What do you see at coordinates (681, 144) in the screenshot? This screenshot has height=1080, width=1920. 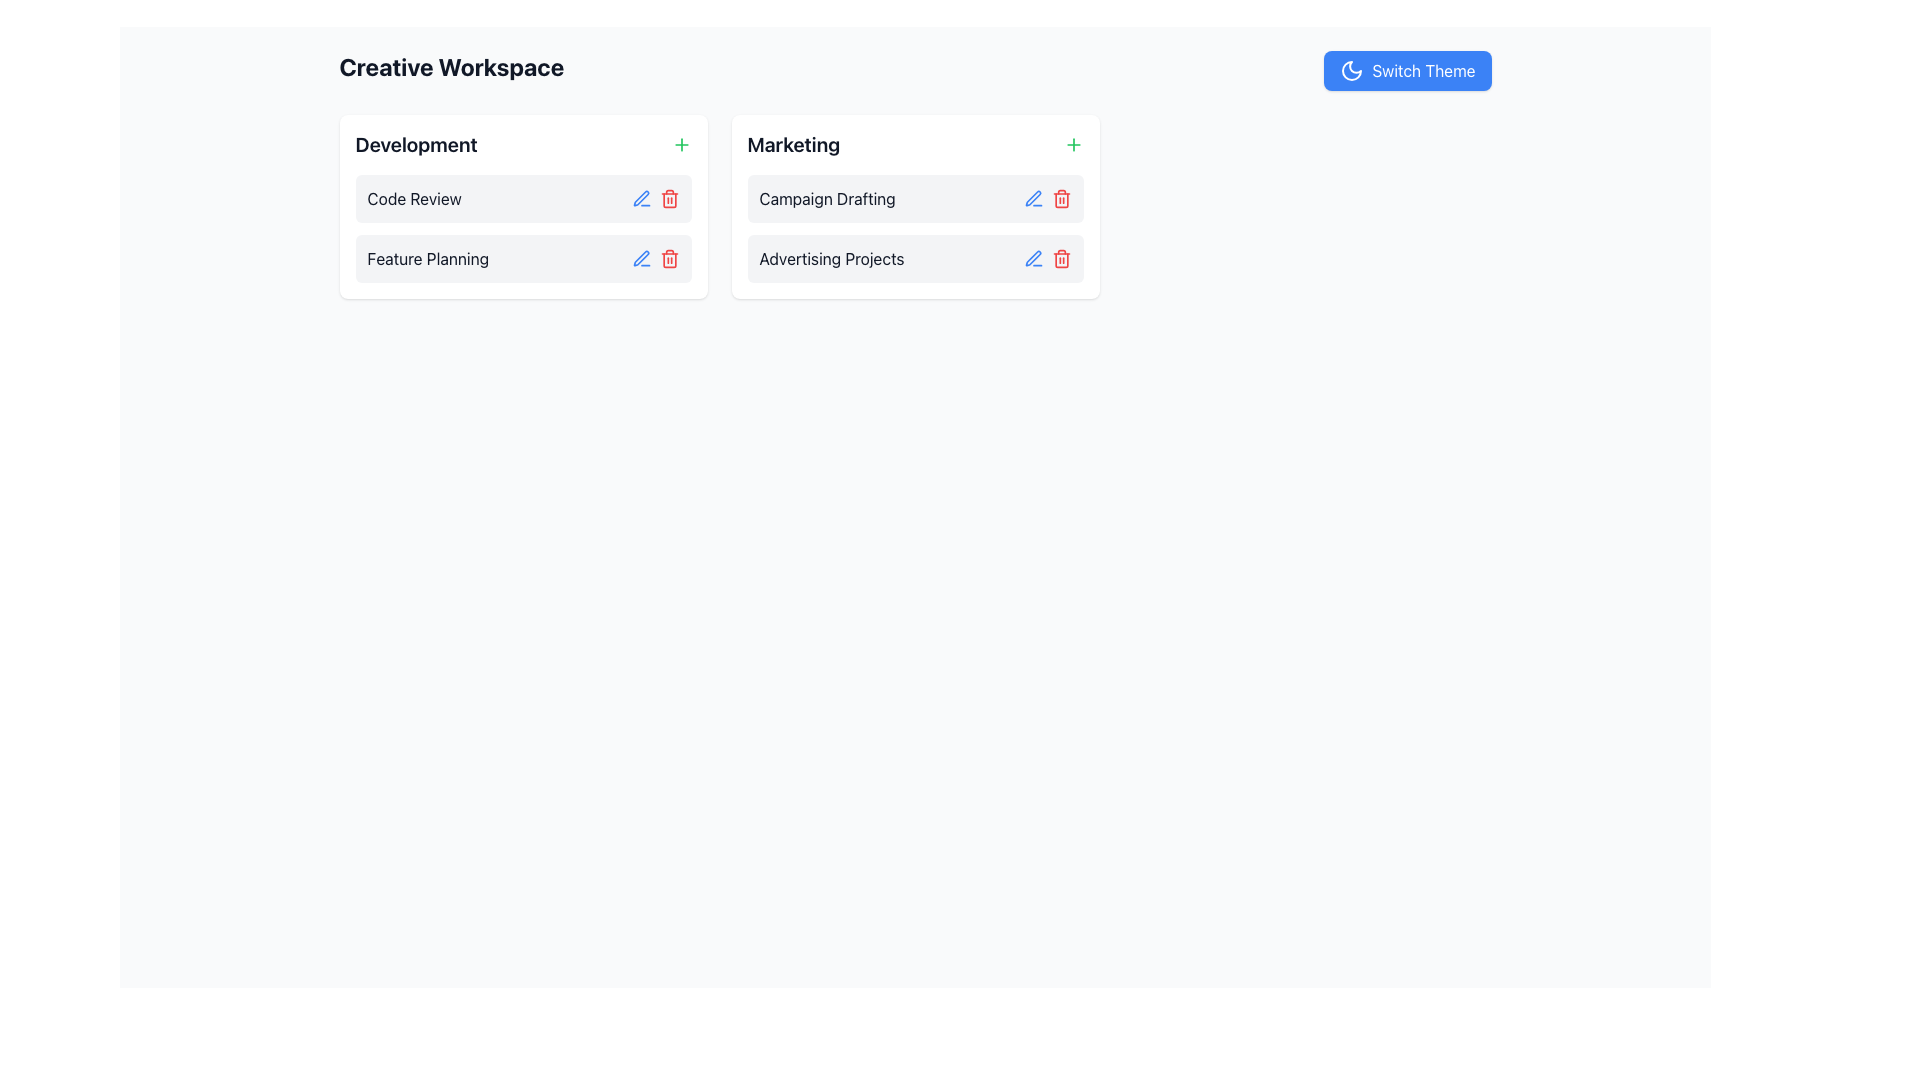 I see `the button located to the far right of the 'Development' header` at bounding box center [681, 144].